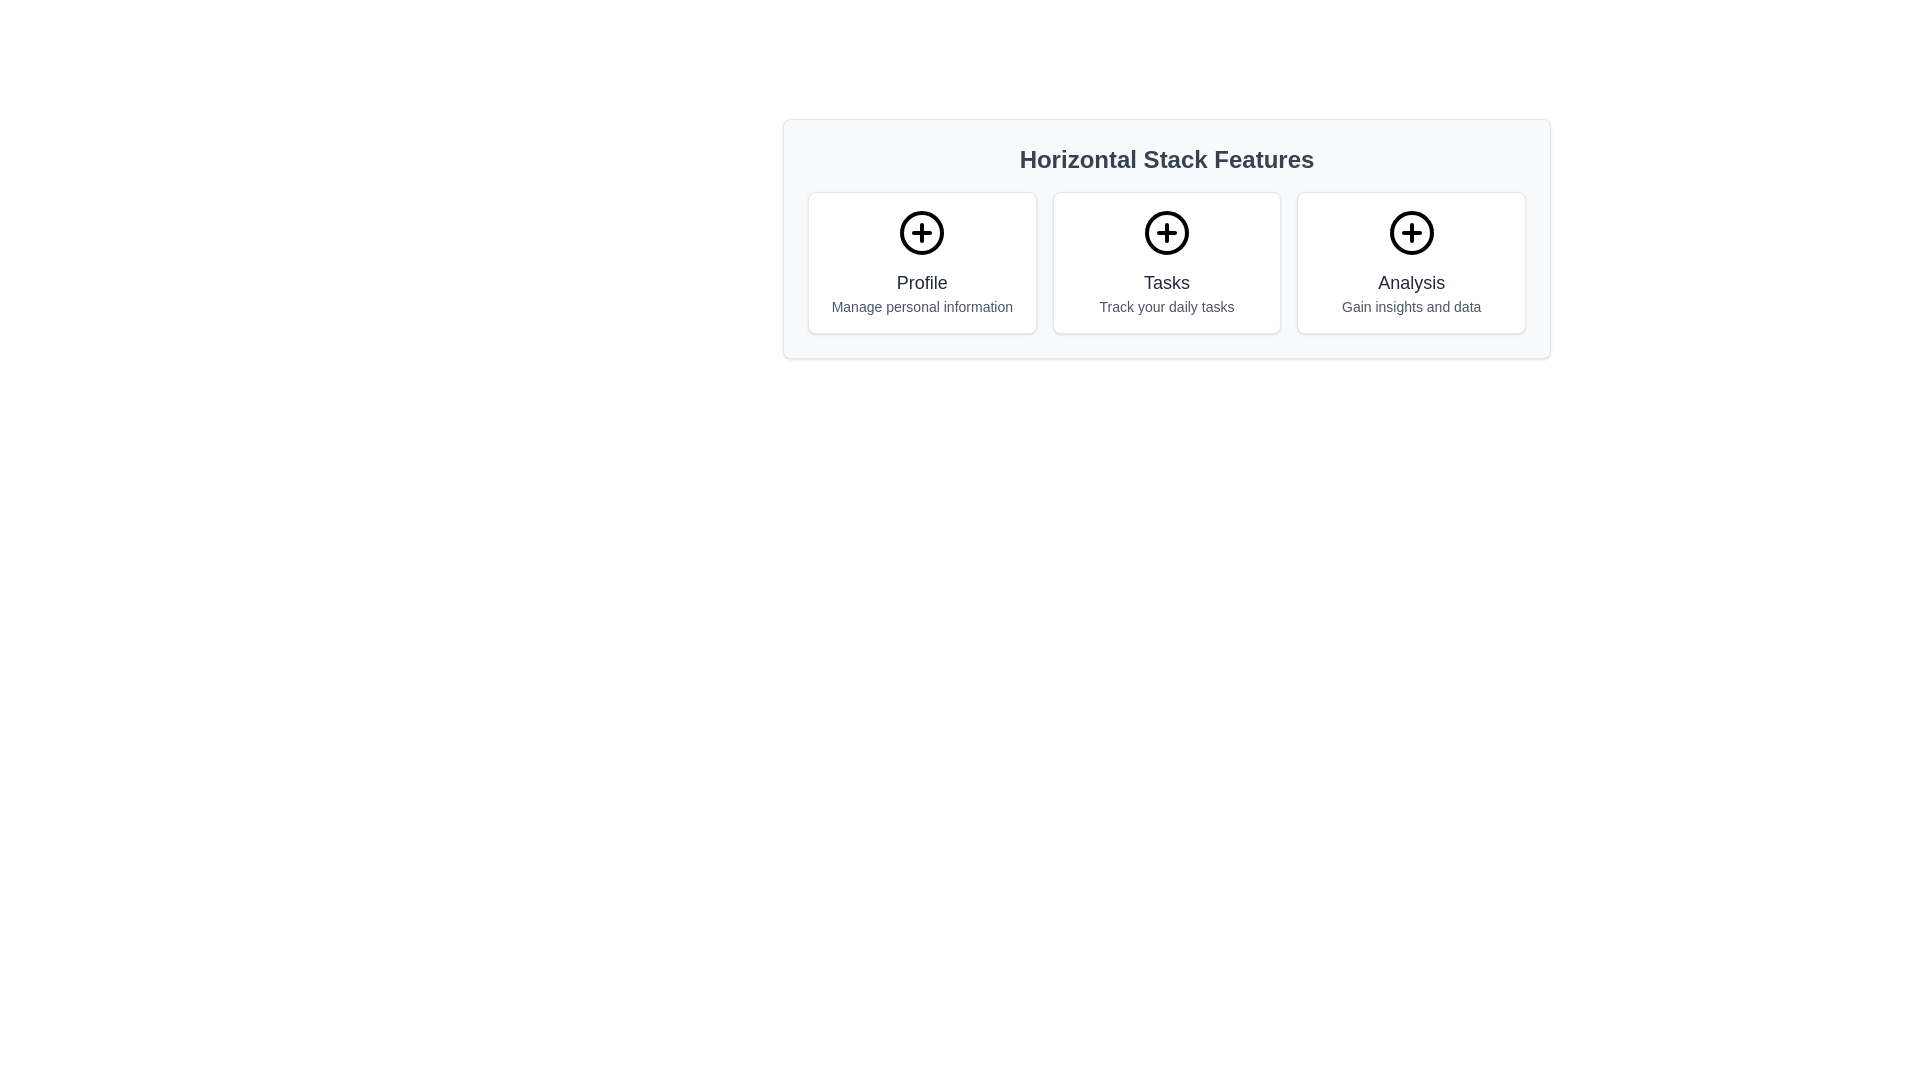  What do you see at coordinates (1166, 231) in the screenshot?
I see `the teal circular icon button with a plus sign, located above the text 'Tasks' in the middle card of the horizontally aligned stack` at bounding box center [1166, 231].